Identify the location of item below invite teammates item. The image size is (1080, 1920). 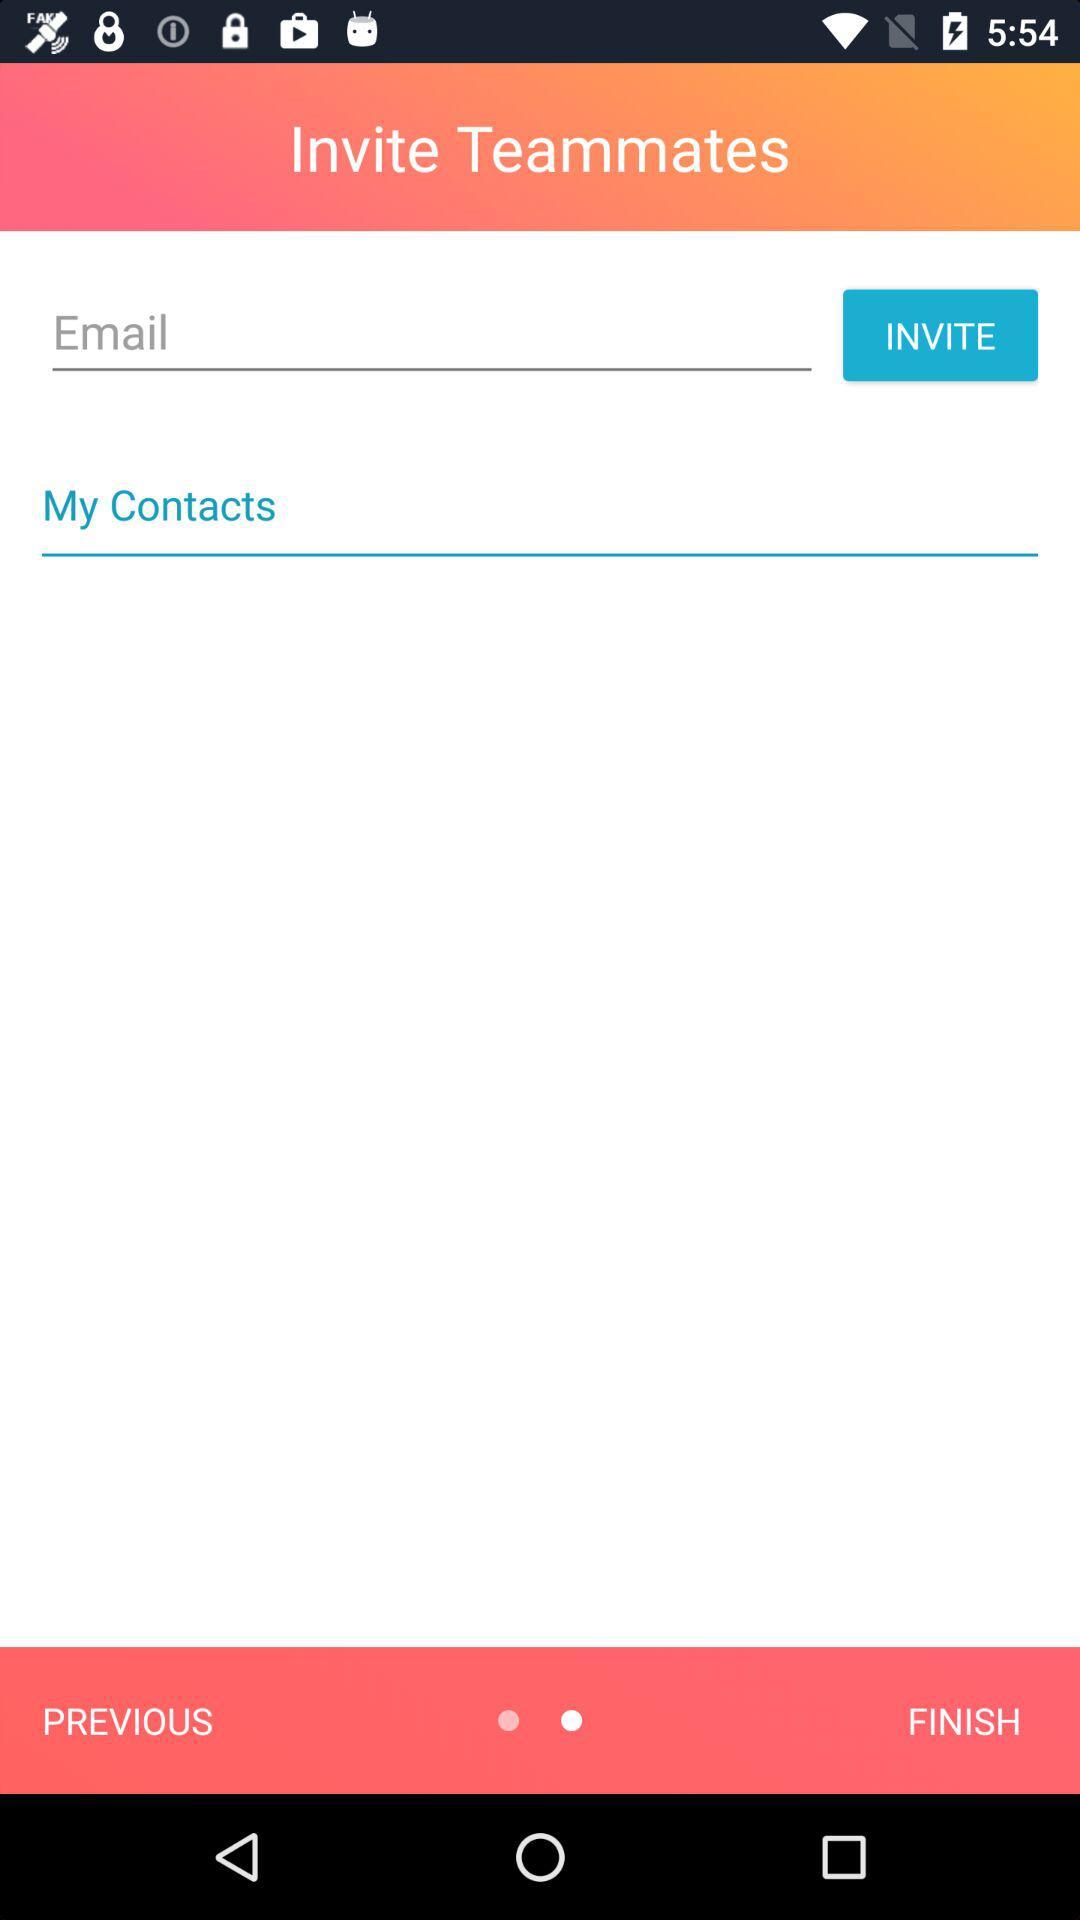
(431, 332).